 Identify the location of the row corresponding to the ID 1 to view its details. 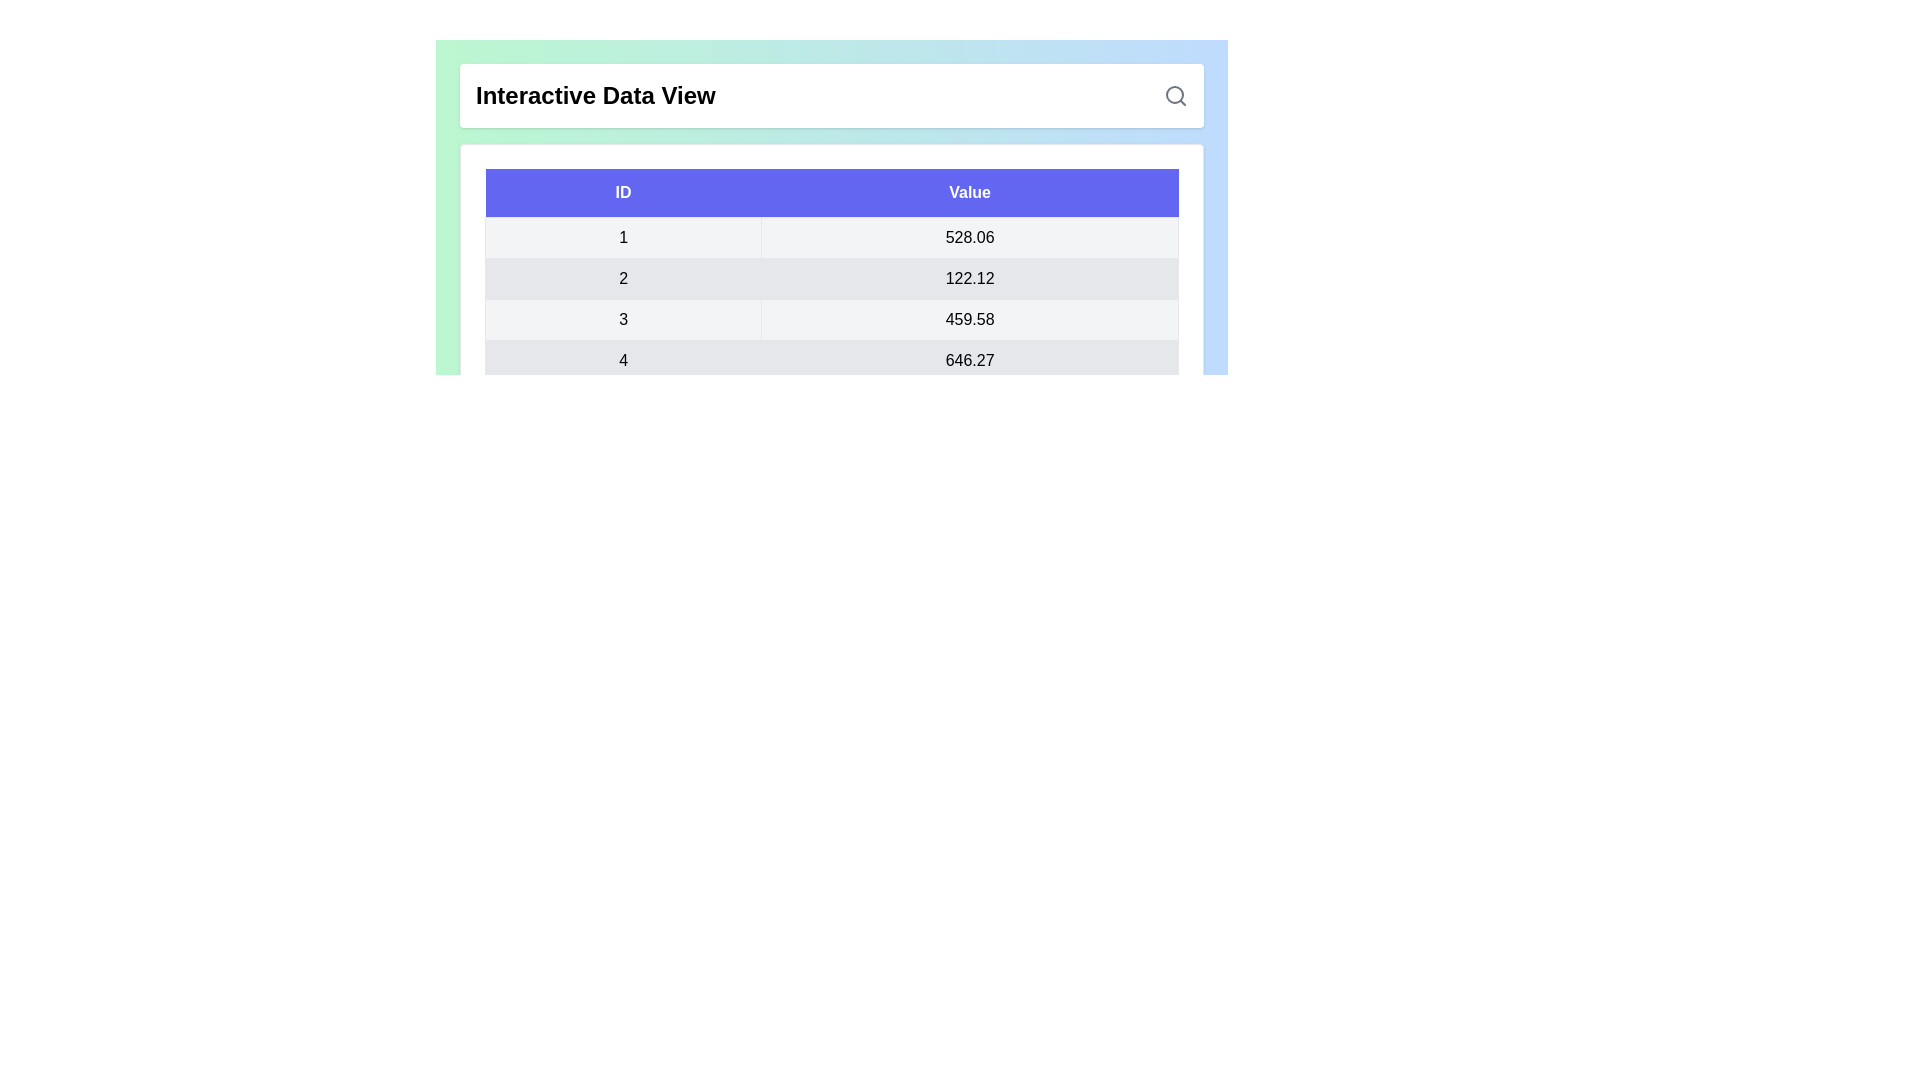
(622, 237).